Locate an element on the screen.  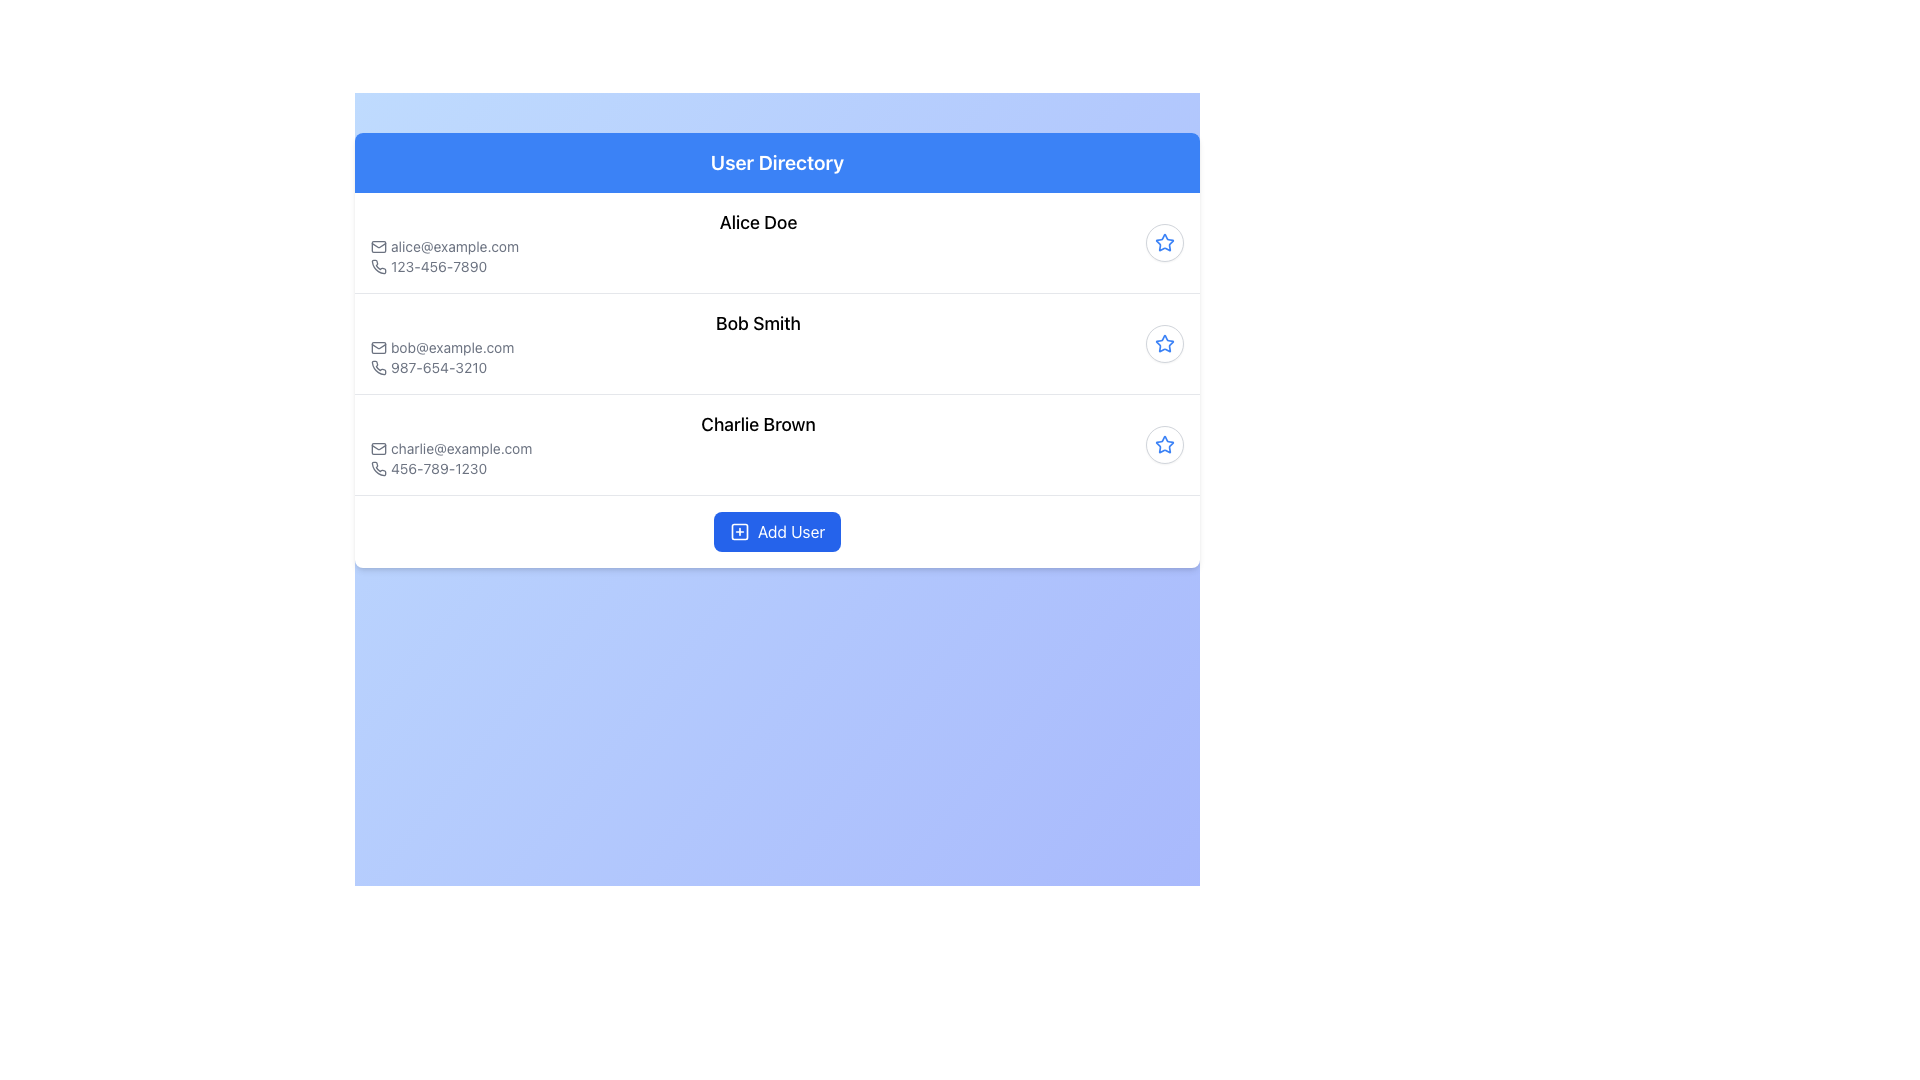
the compact envelope icon representing email, located before the email address 'bob@example.com' in the user details list is located at coordinates (379, 346).